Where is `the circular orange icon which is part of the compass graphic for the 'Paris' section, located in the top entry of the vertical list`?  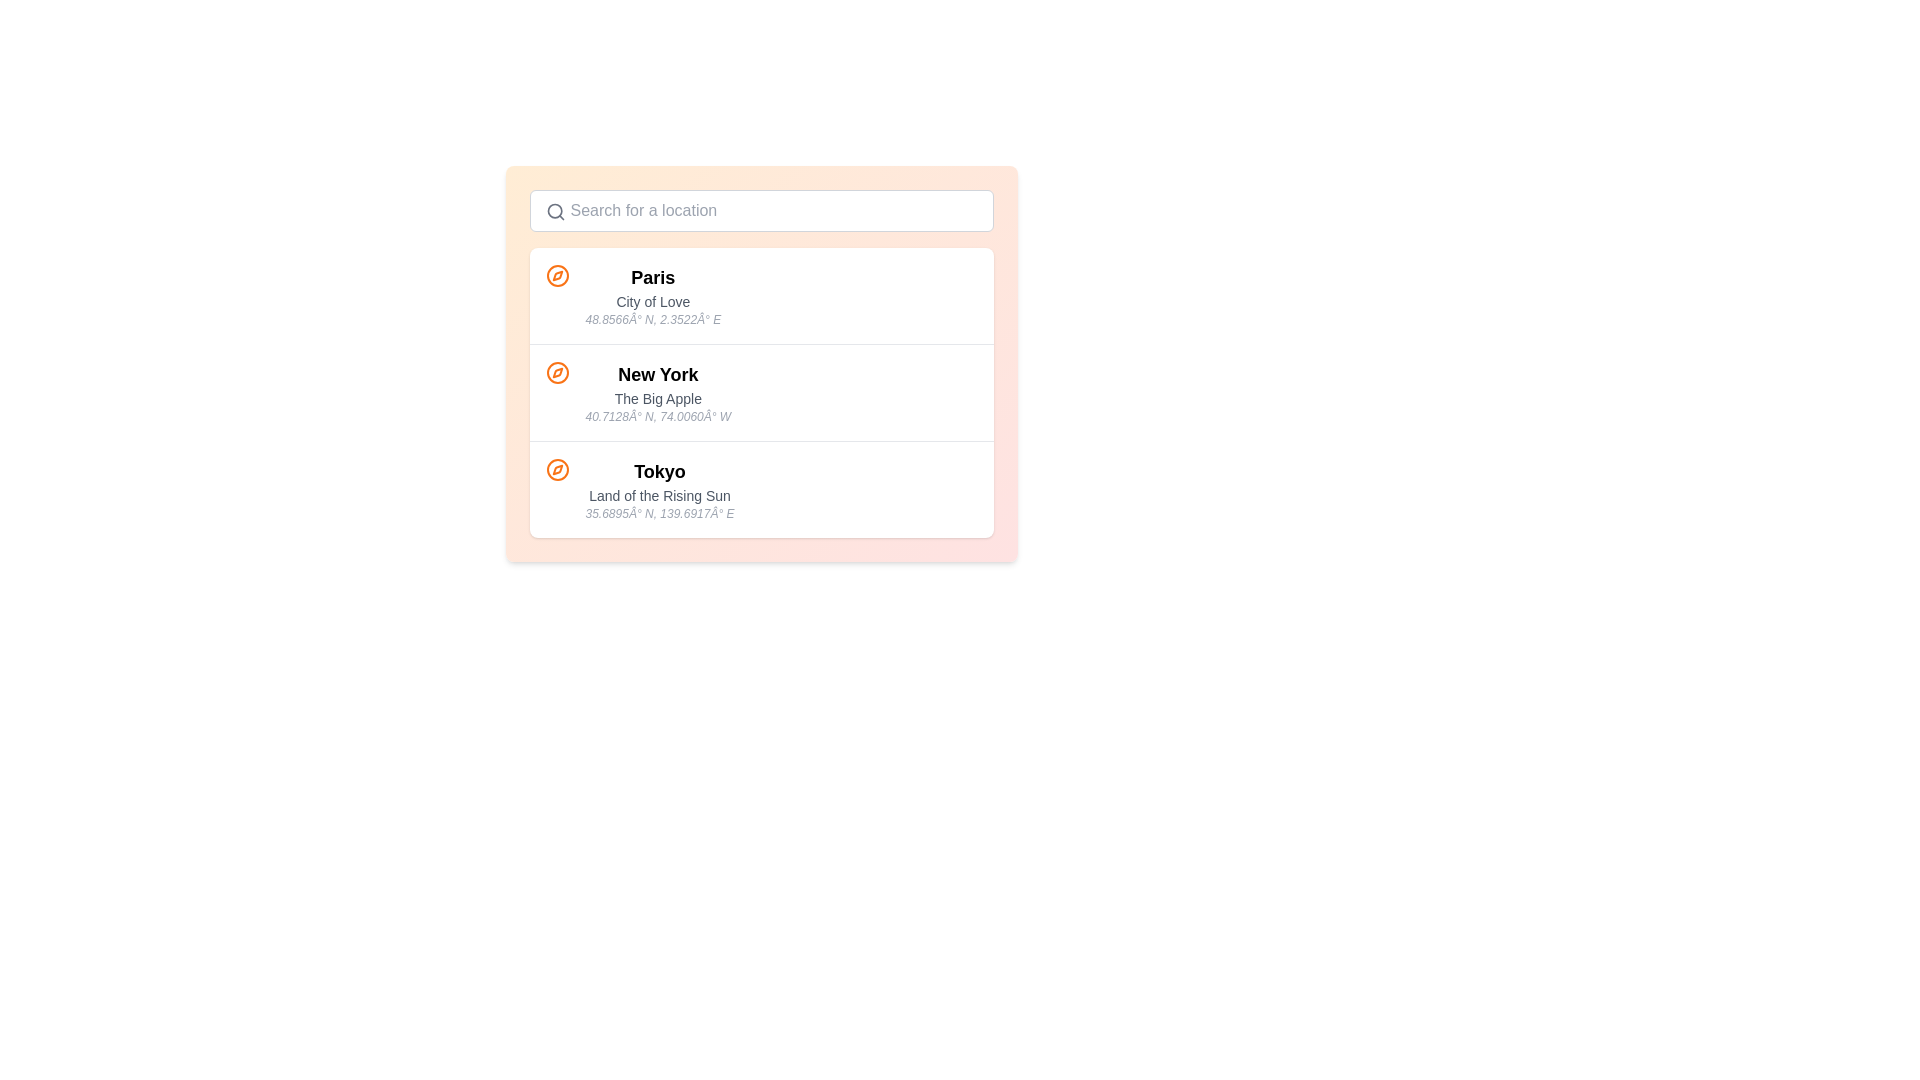
the circular orange icon which is part of the compass graphic for the 'Paris' section, located in the top entry of the vertical list is located at coordinates (557, 276).